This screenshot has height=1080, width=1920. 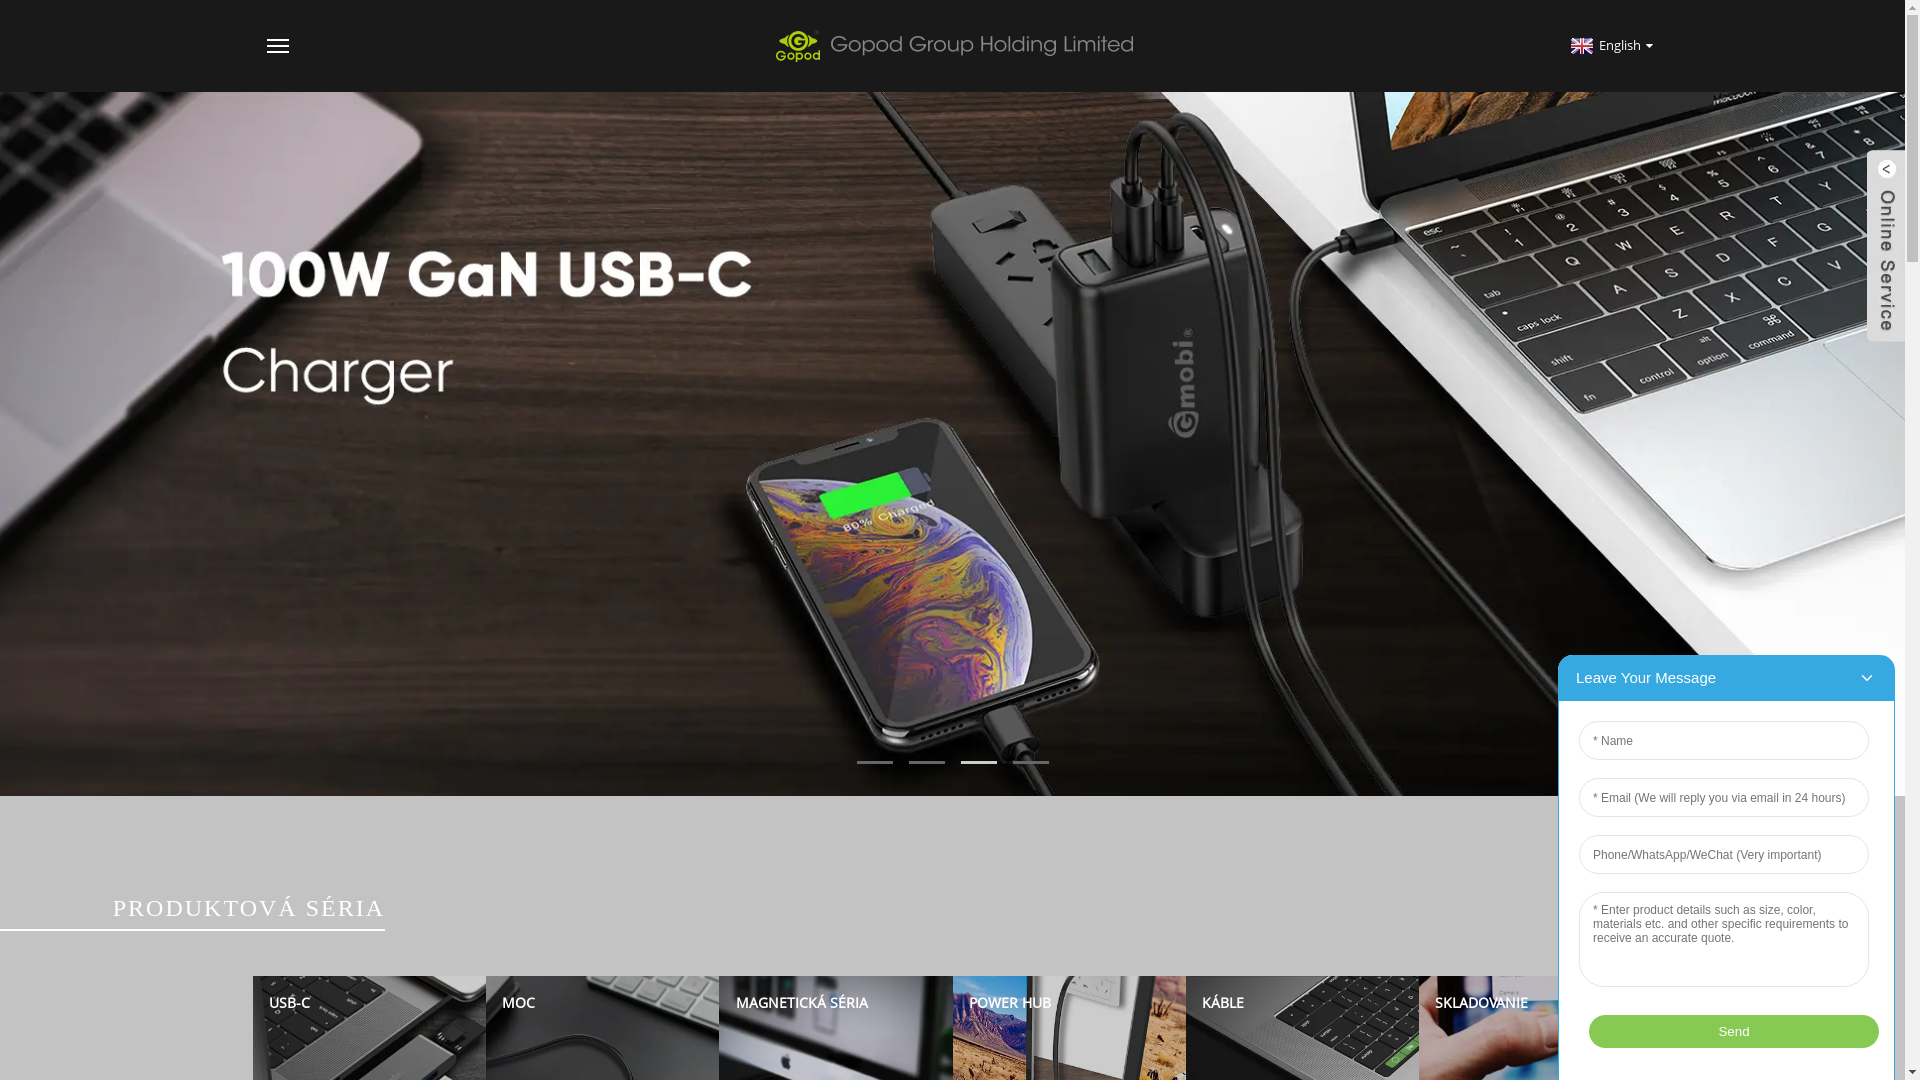 What do you see at coordinates (1609, 45) in the screenshot?
I see `'English'` at bounding box center [1609, 45].